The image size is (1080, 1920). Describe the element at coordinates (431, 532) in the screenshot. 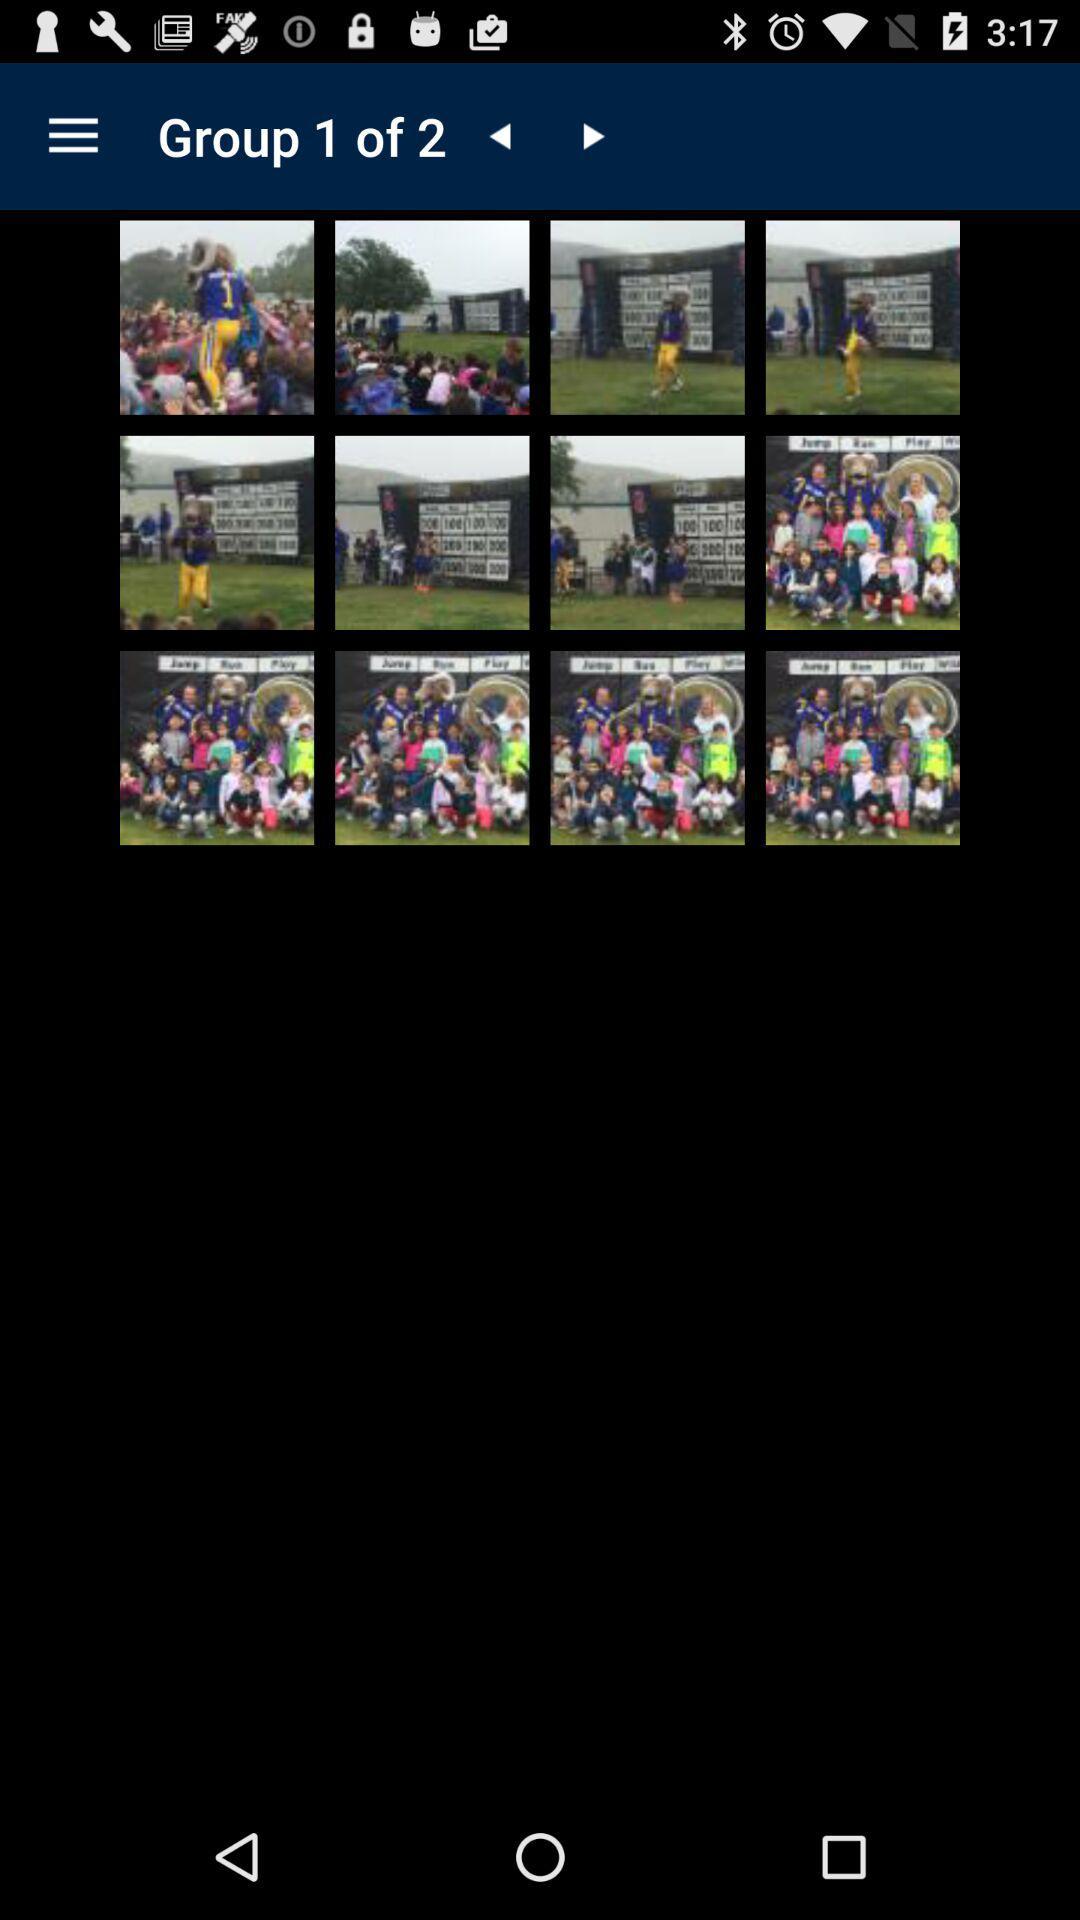

I see `selected` at that location.